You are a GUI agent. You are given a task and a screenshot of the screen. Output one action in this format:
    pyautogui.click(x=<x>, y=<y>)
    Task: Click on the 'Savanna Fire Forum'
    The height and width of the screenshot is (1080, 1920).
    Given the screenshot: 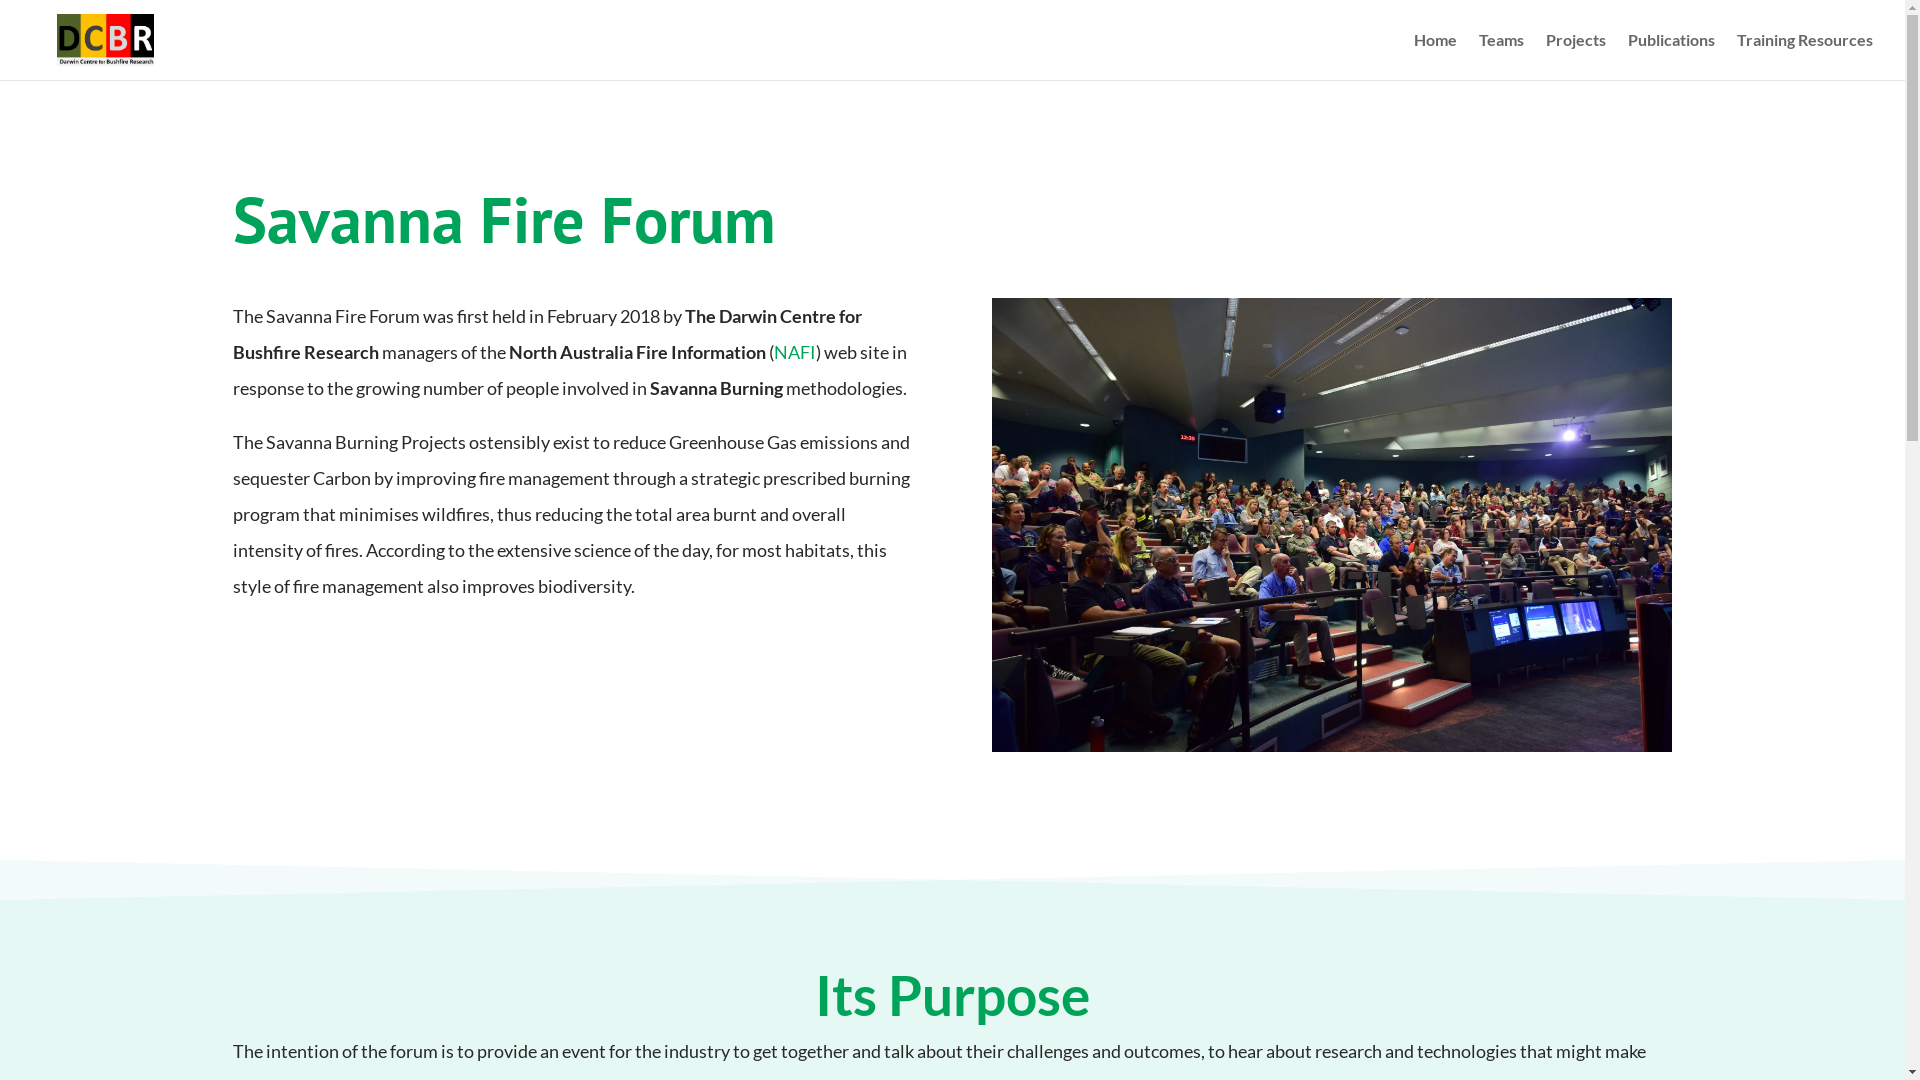 What is the action you would take?
    pyautogui.click(x=1332, y=523)
    